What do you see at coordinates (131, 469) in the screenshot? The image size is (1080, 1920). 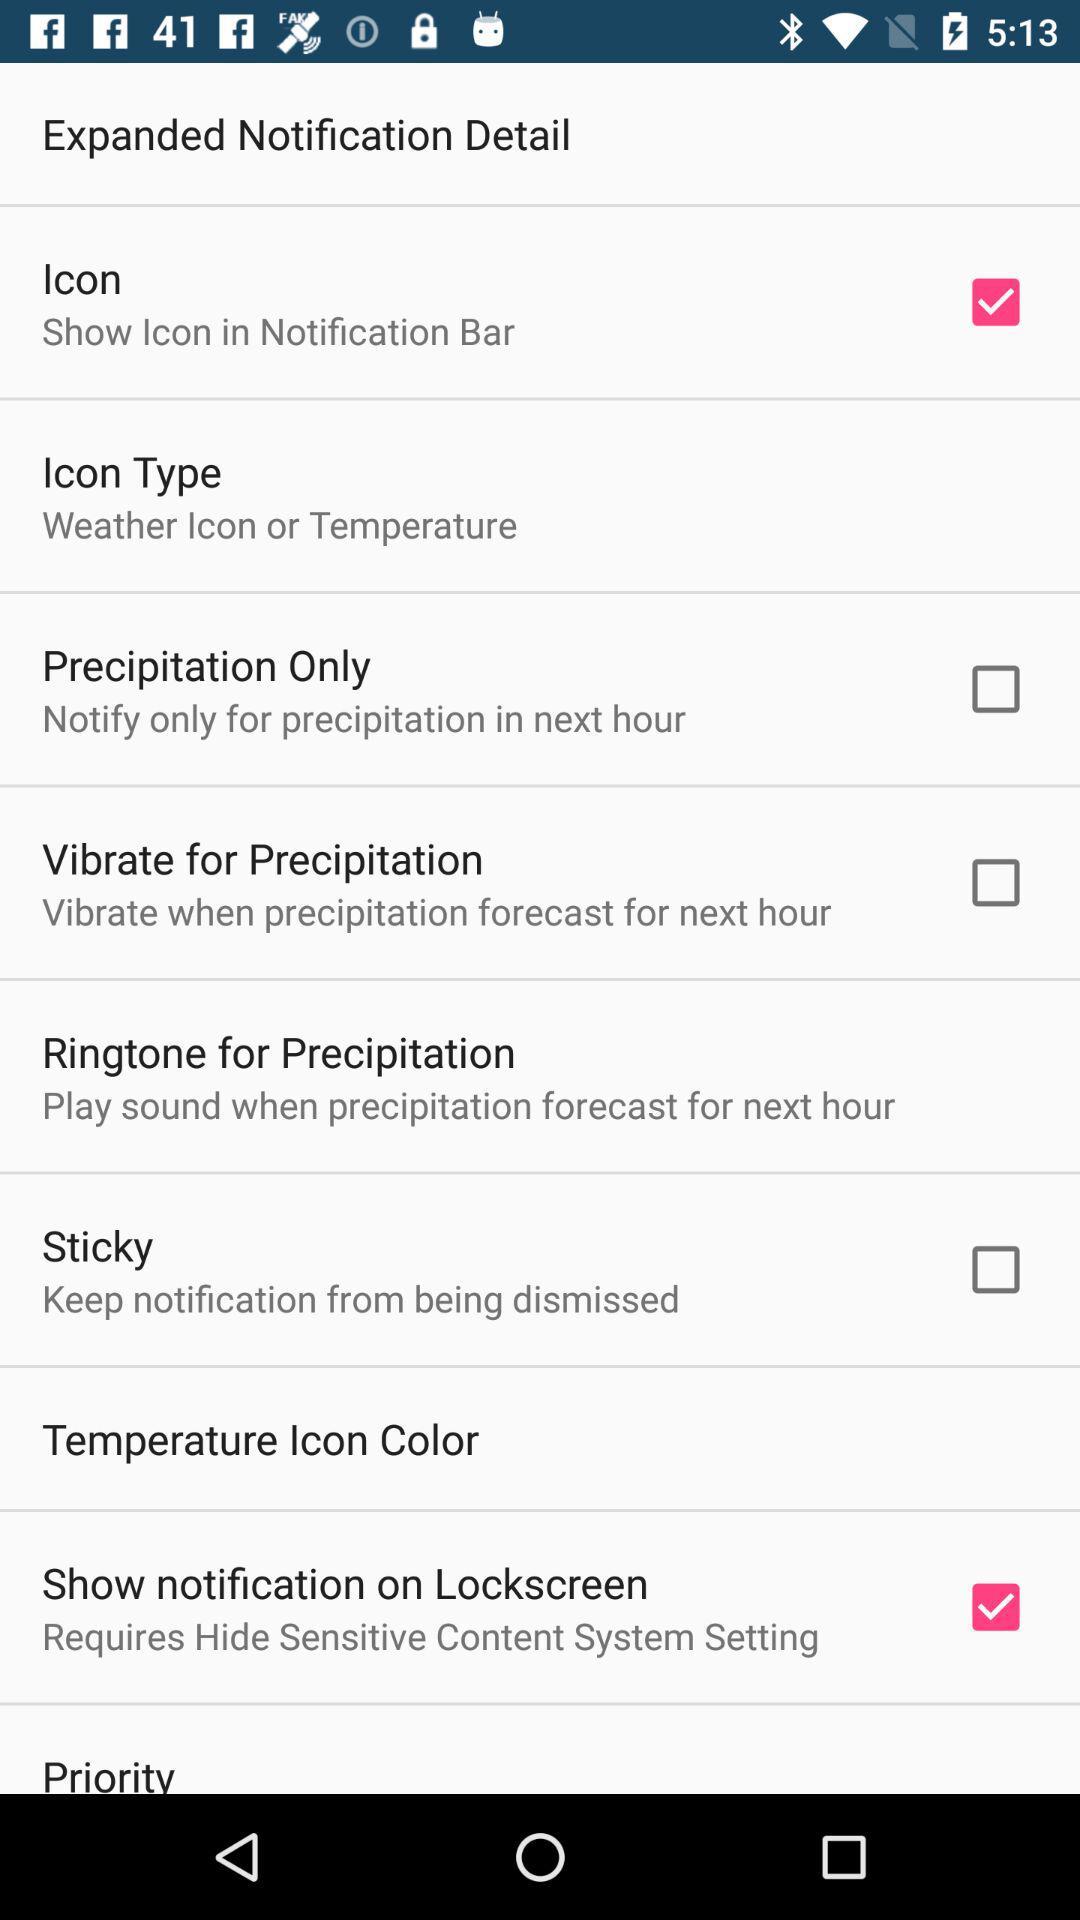 I see `icon below show icon in item` at bounding box center [131, 469].